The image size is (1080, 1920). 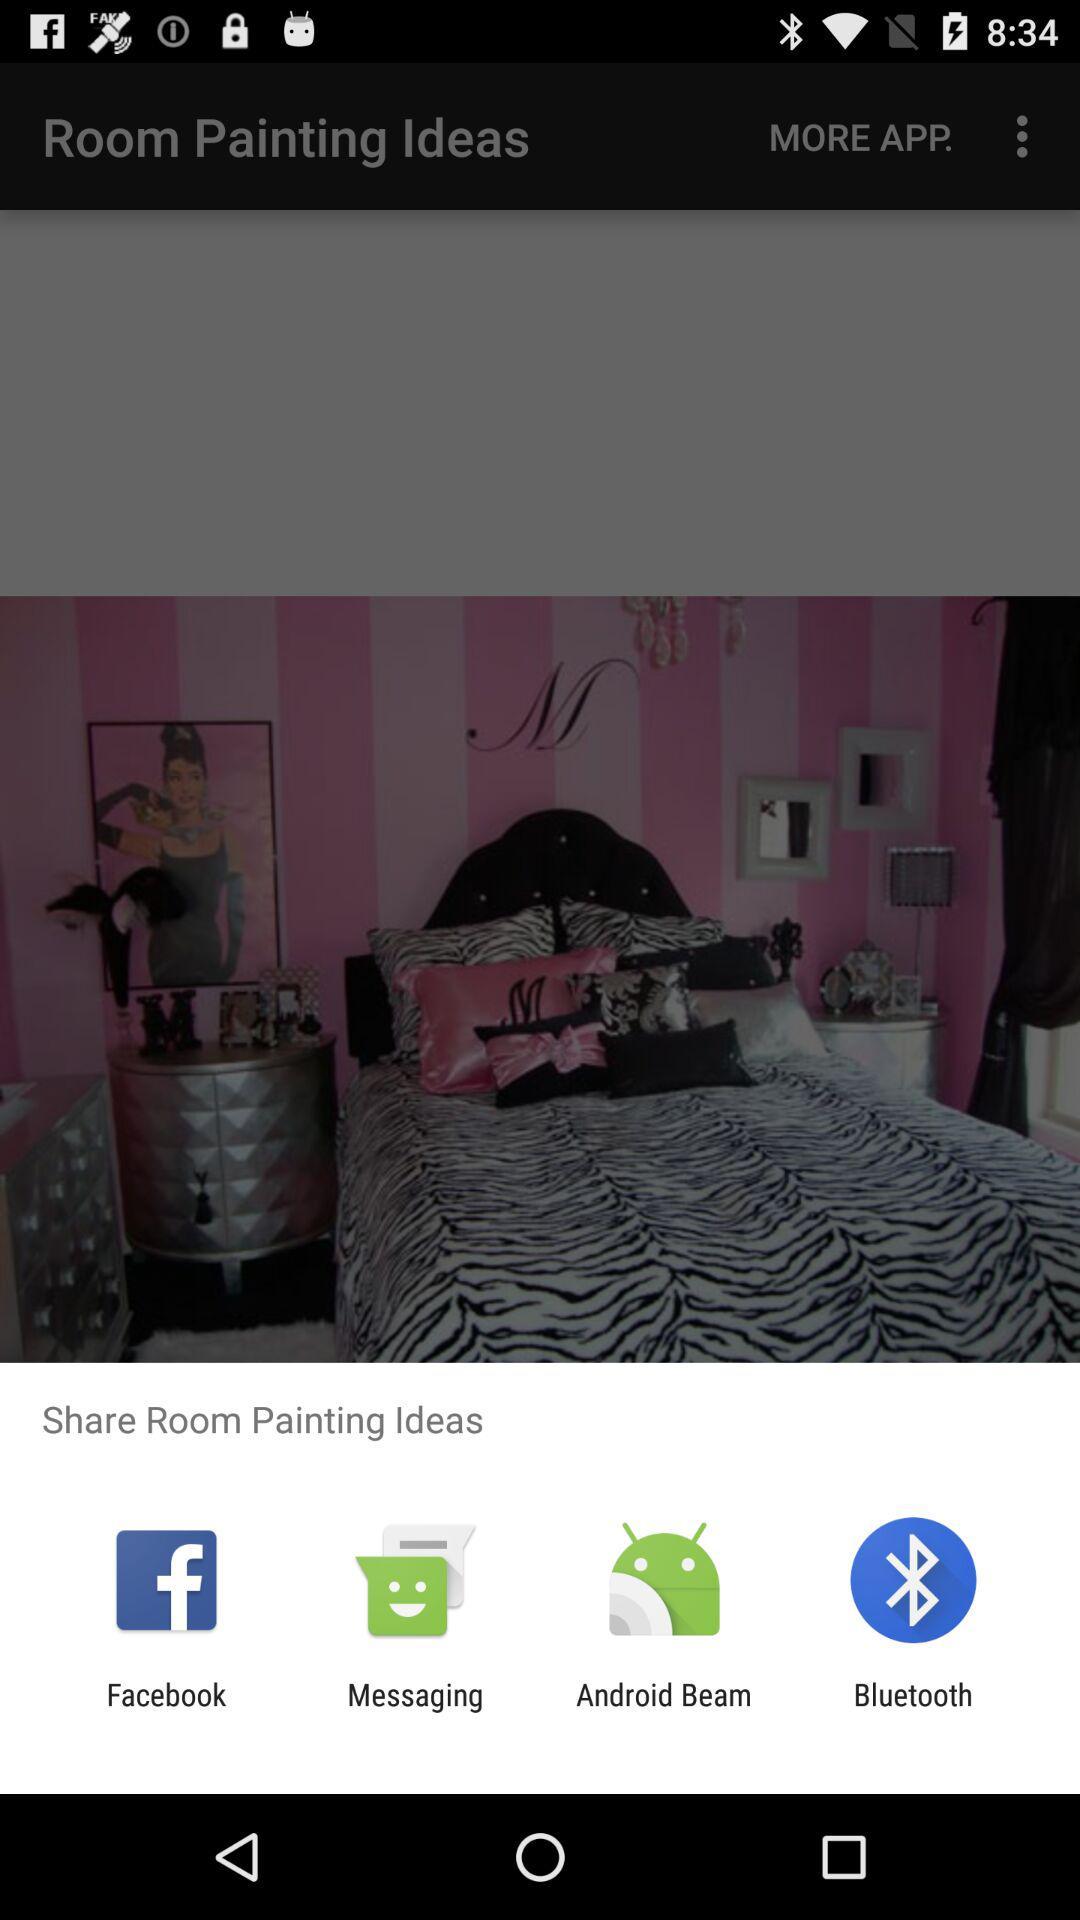 I want to click on item next to messaging app, so click(x=165, y=1711).